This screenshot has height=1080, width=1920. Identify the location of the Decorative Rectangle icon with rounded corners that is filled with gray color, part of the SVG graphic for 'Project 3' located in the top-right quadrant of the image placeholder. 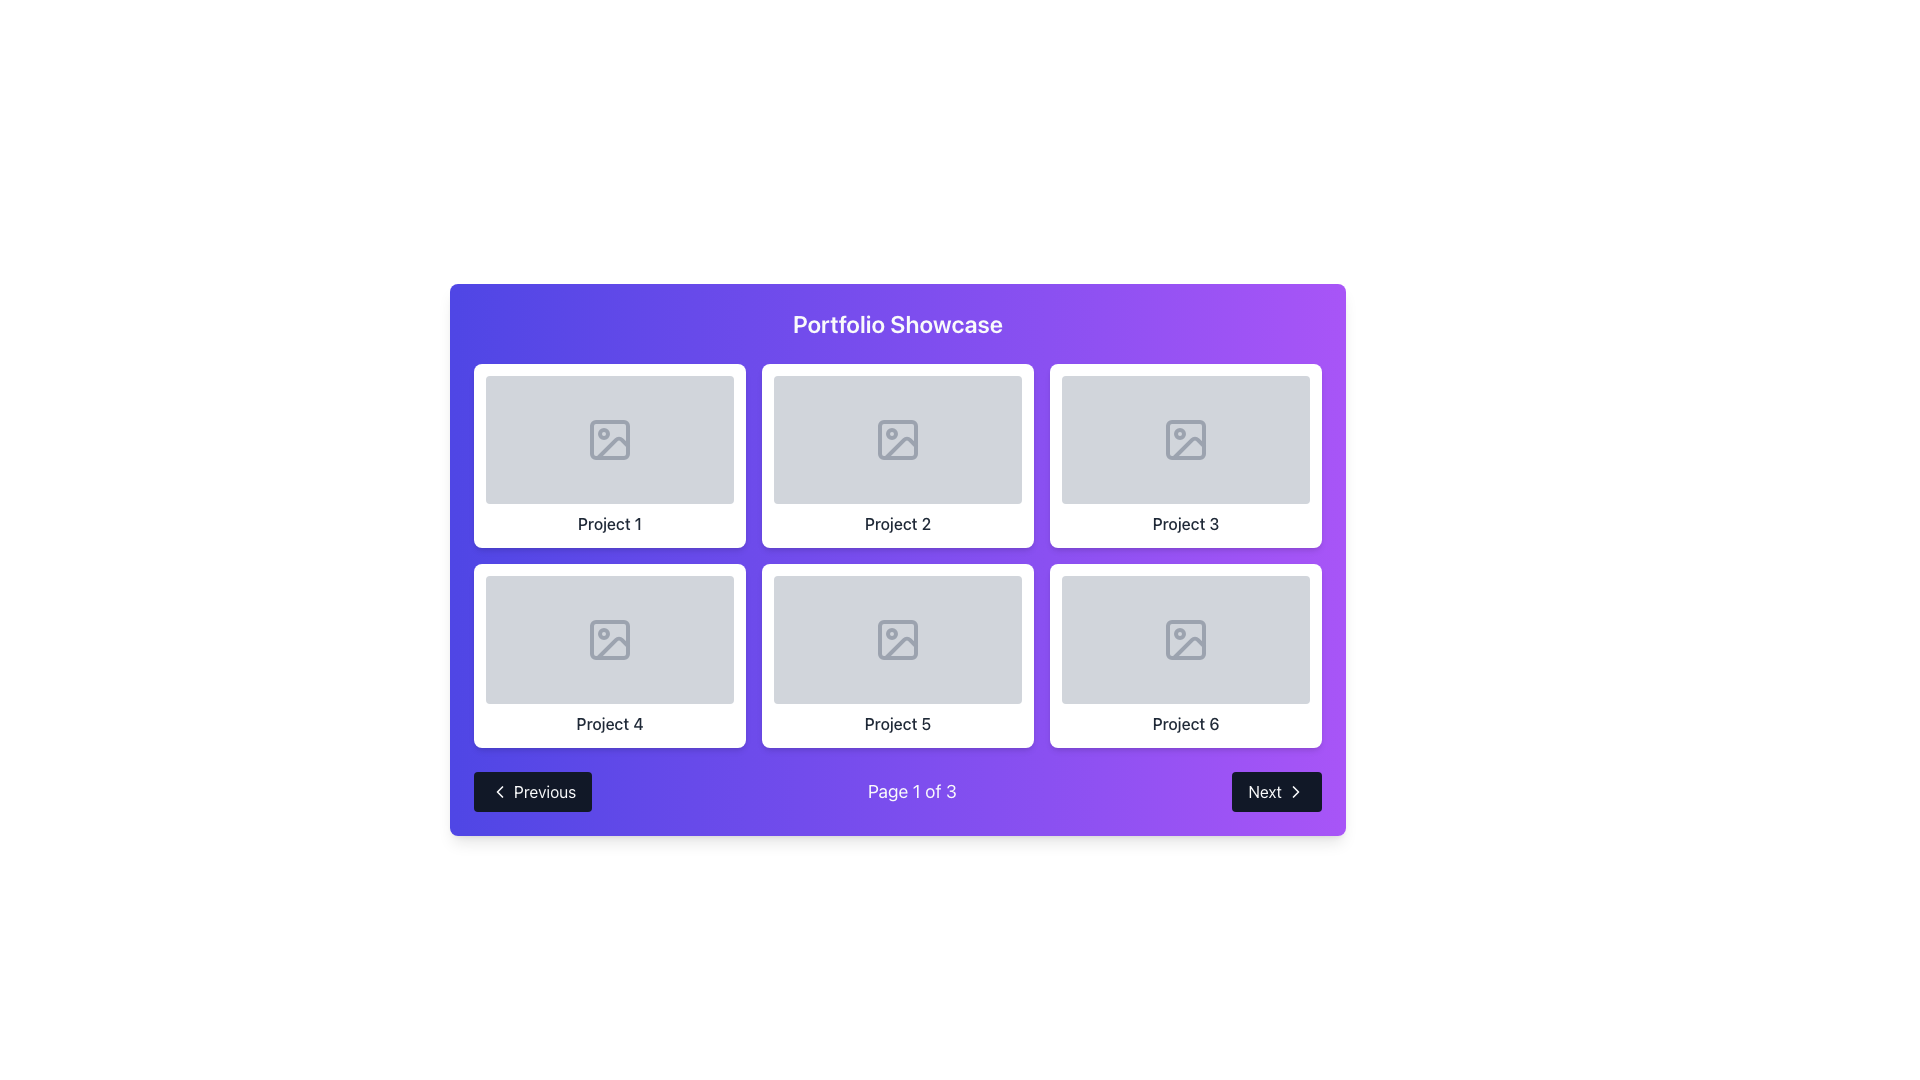
(1185, 438).